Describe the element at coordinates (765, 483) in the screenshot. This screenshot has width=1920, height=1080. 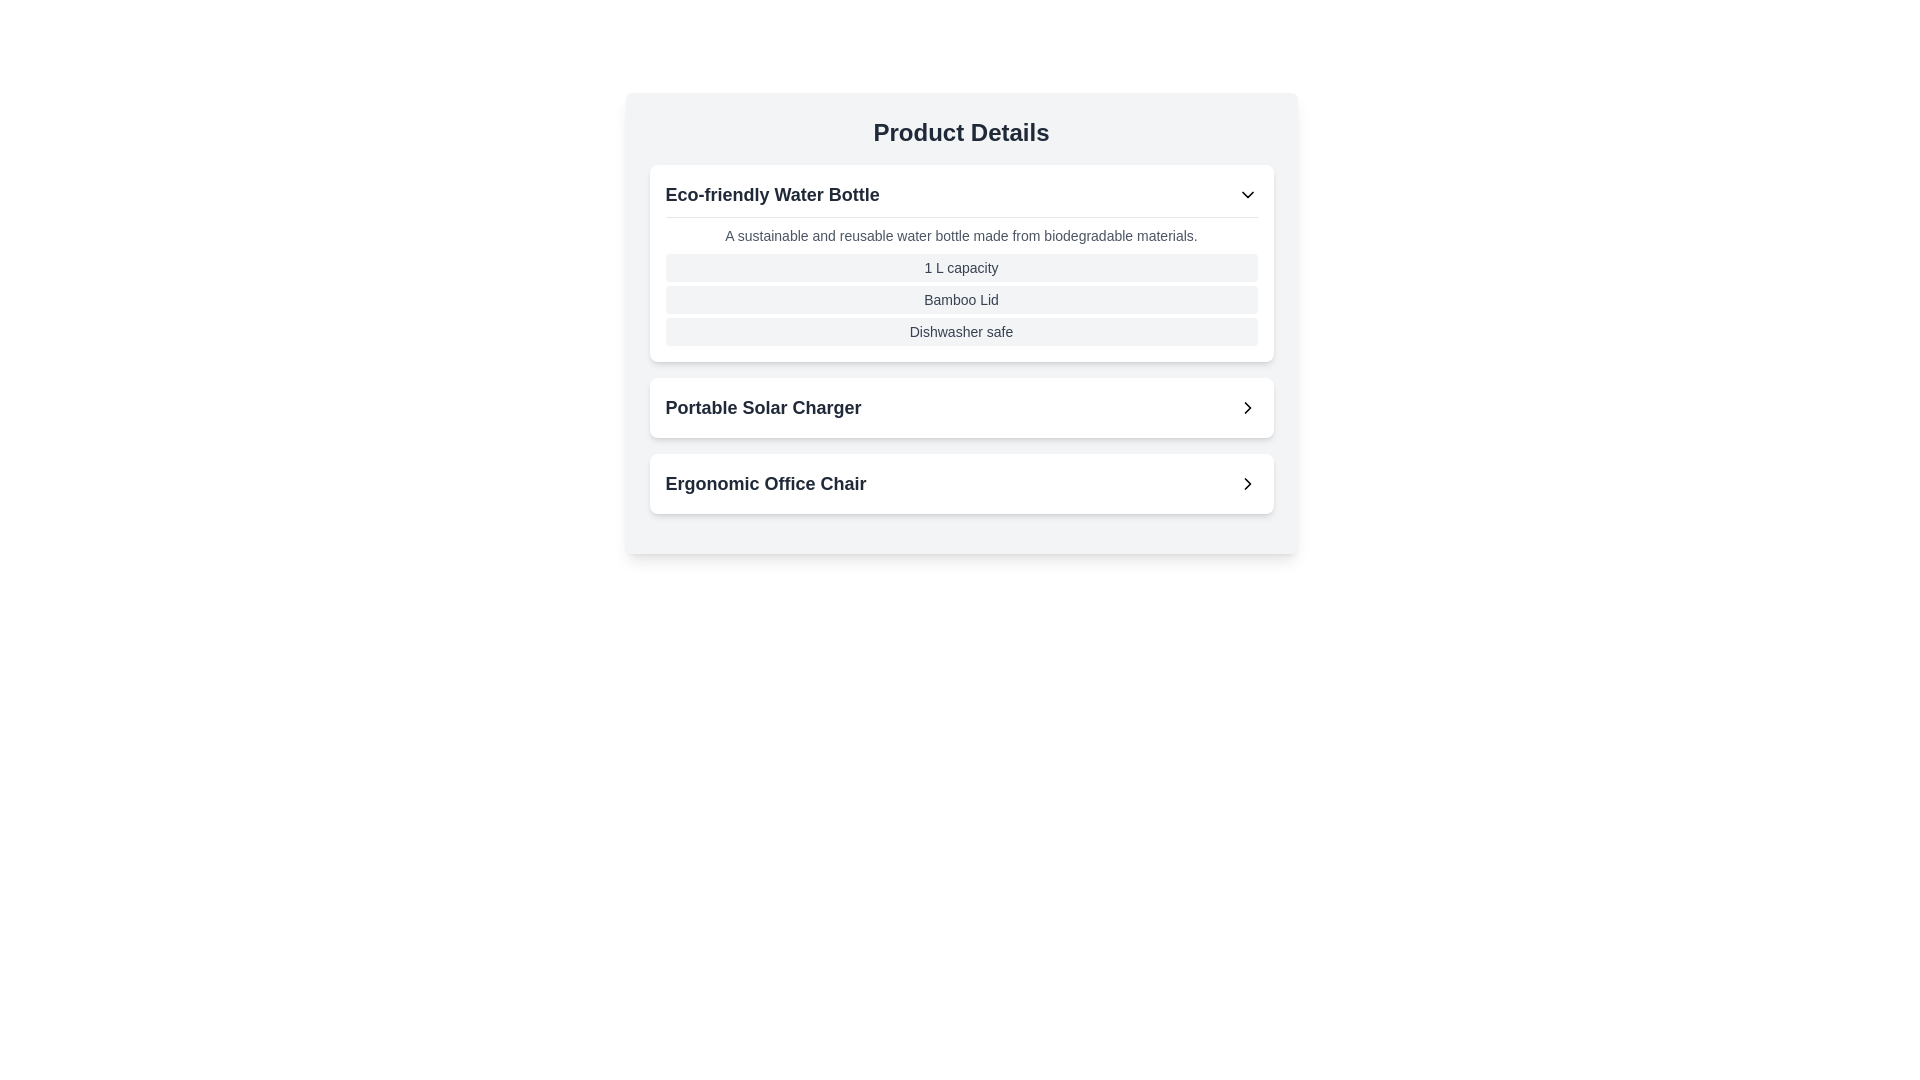
I see `the Text Label in the third row of the 'Product Details' section, which indicates the content of the corresponding list item` at that location.